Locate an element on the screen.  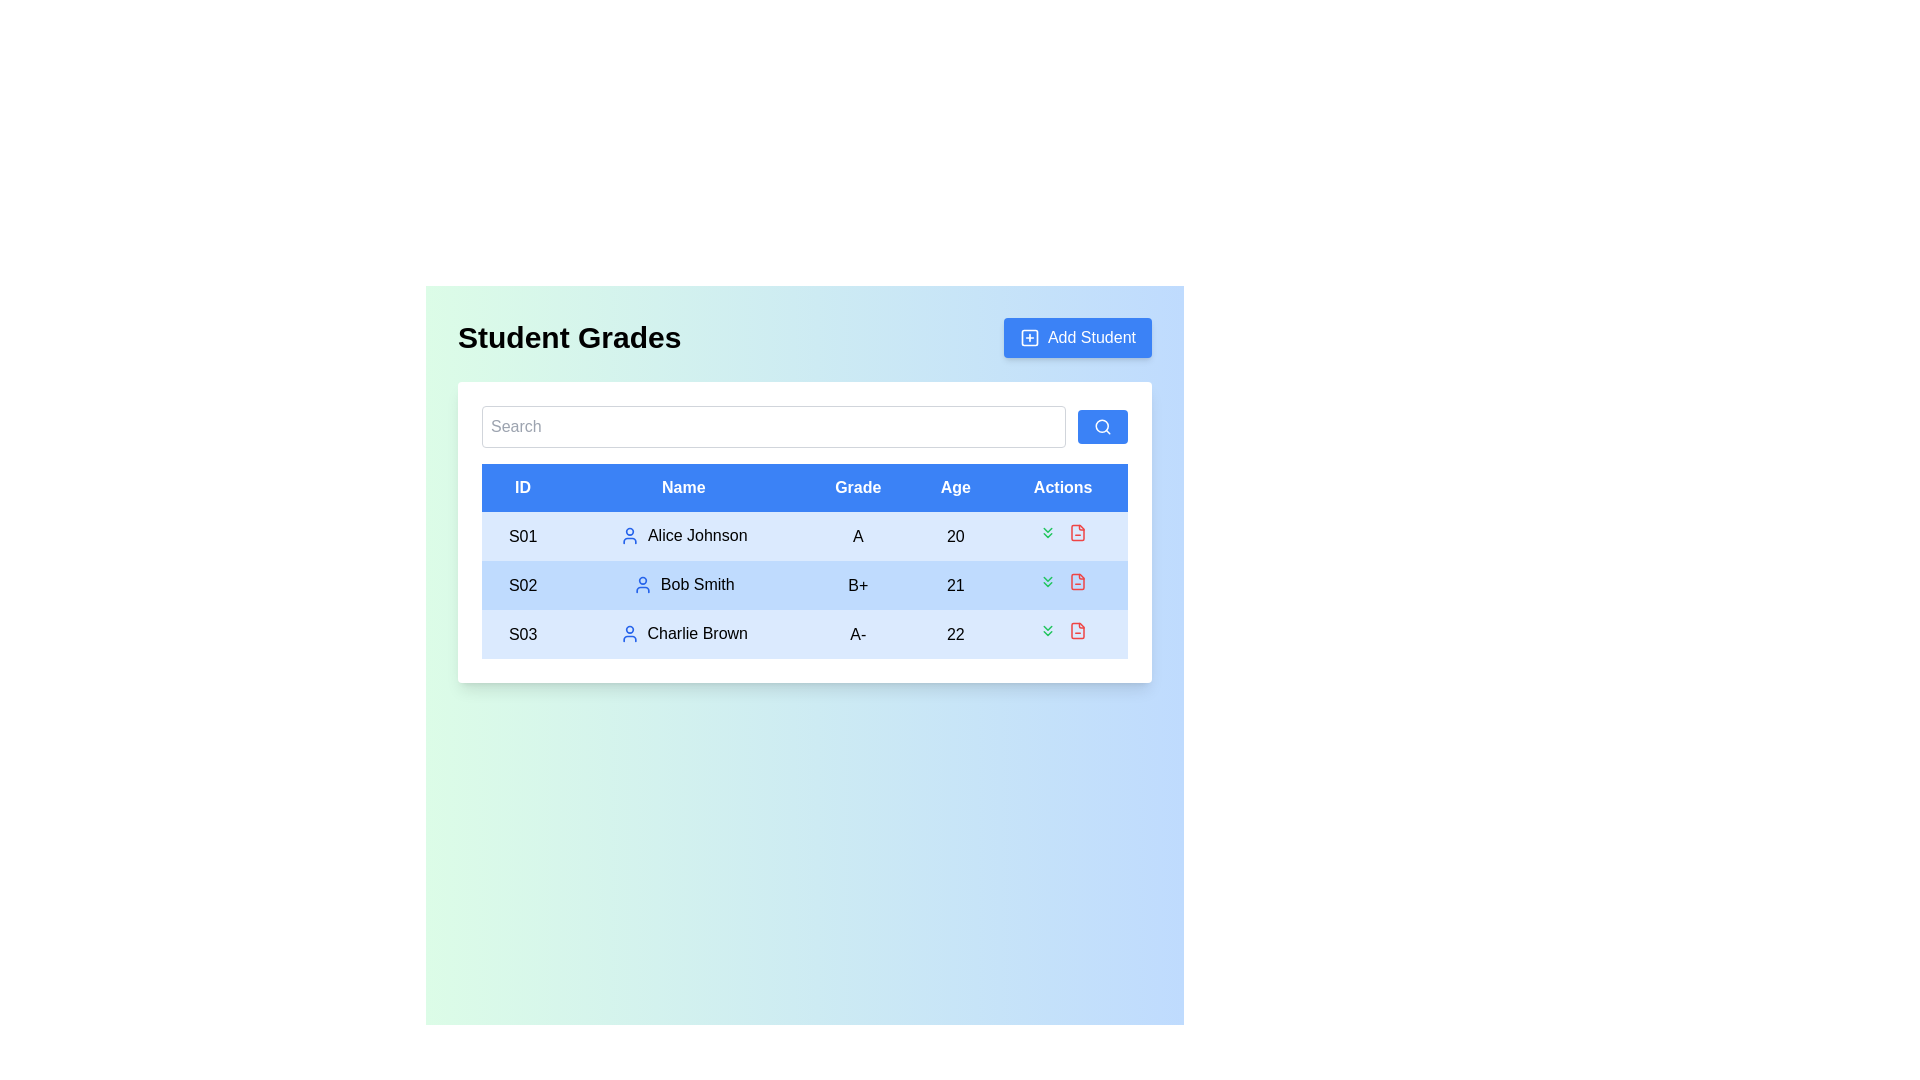
the table cell containing the student ID 'S03', which is is located at coordinates (523, 634).